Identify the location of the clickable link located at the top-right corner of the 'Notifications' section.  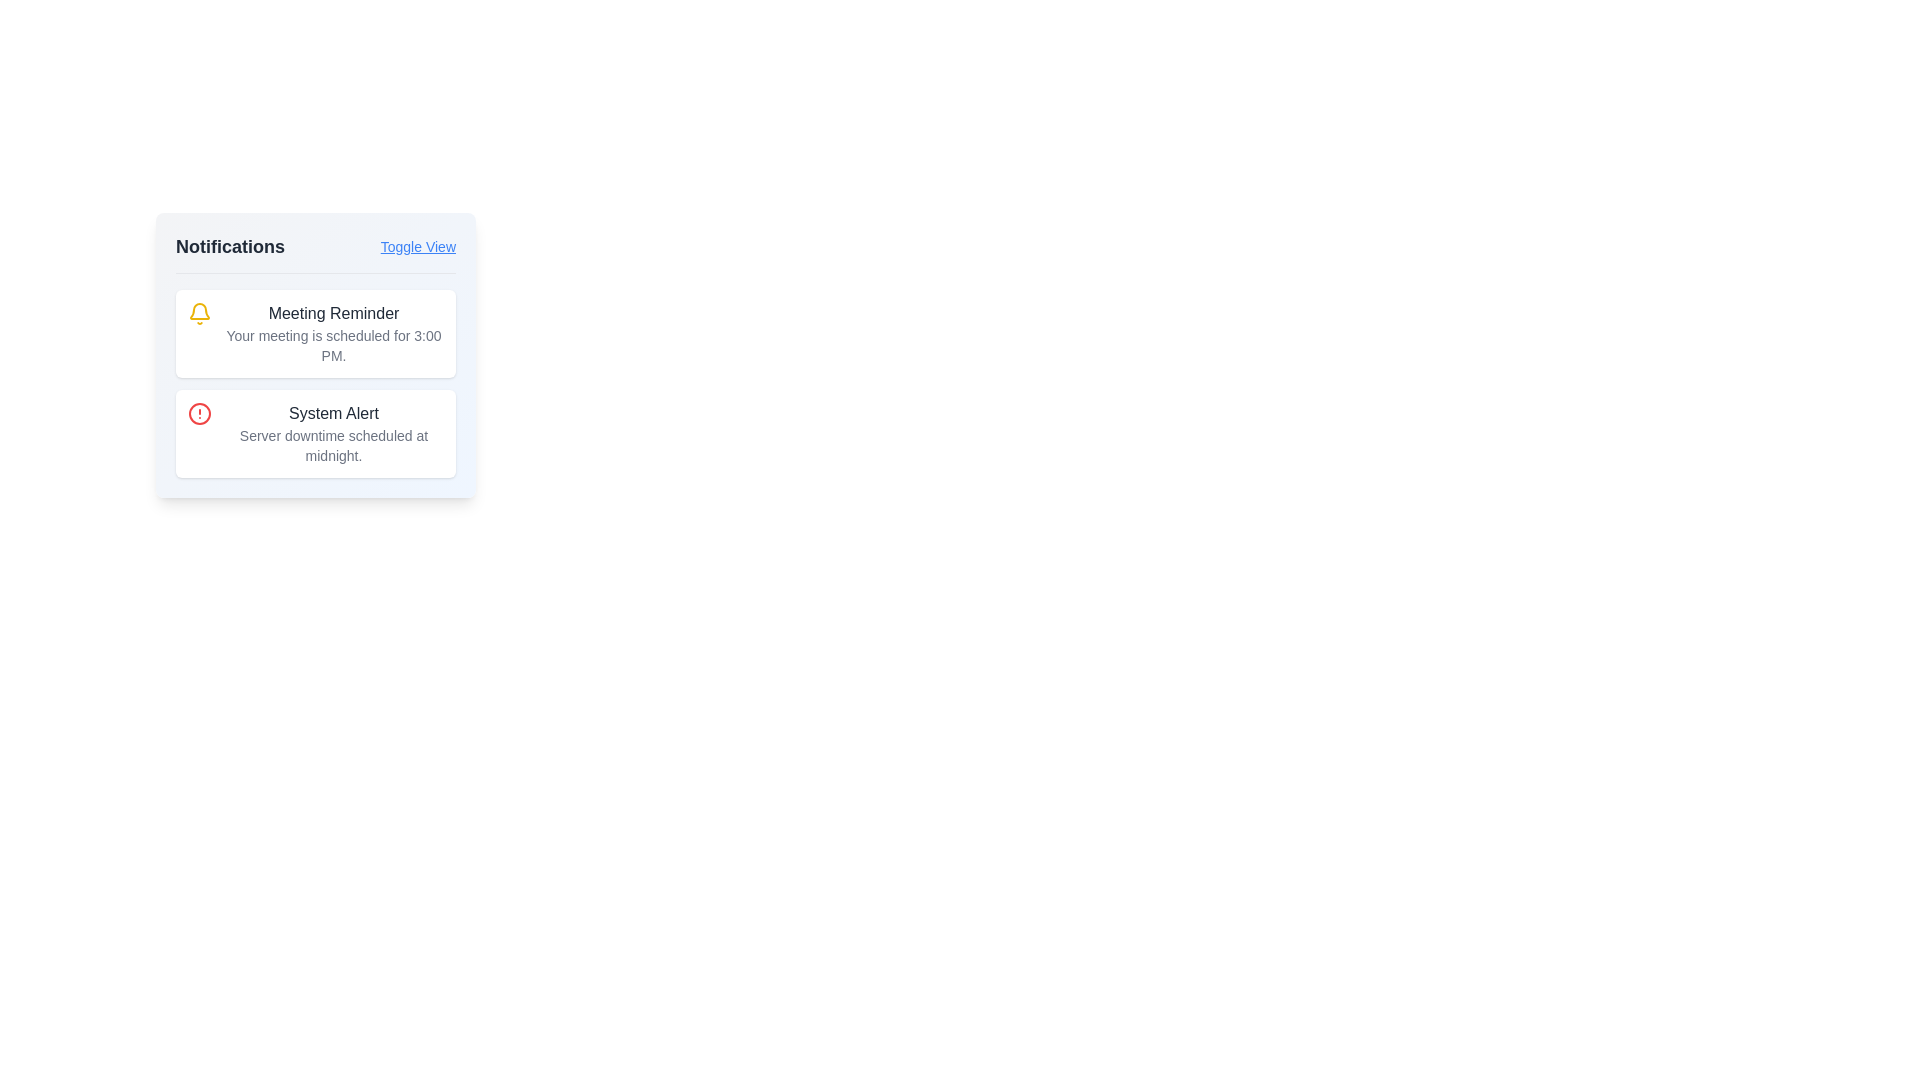
(417, 245).